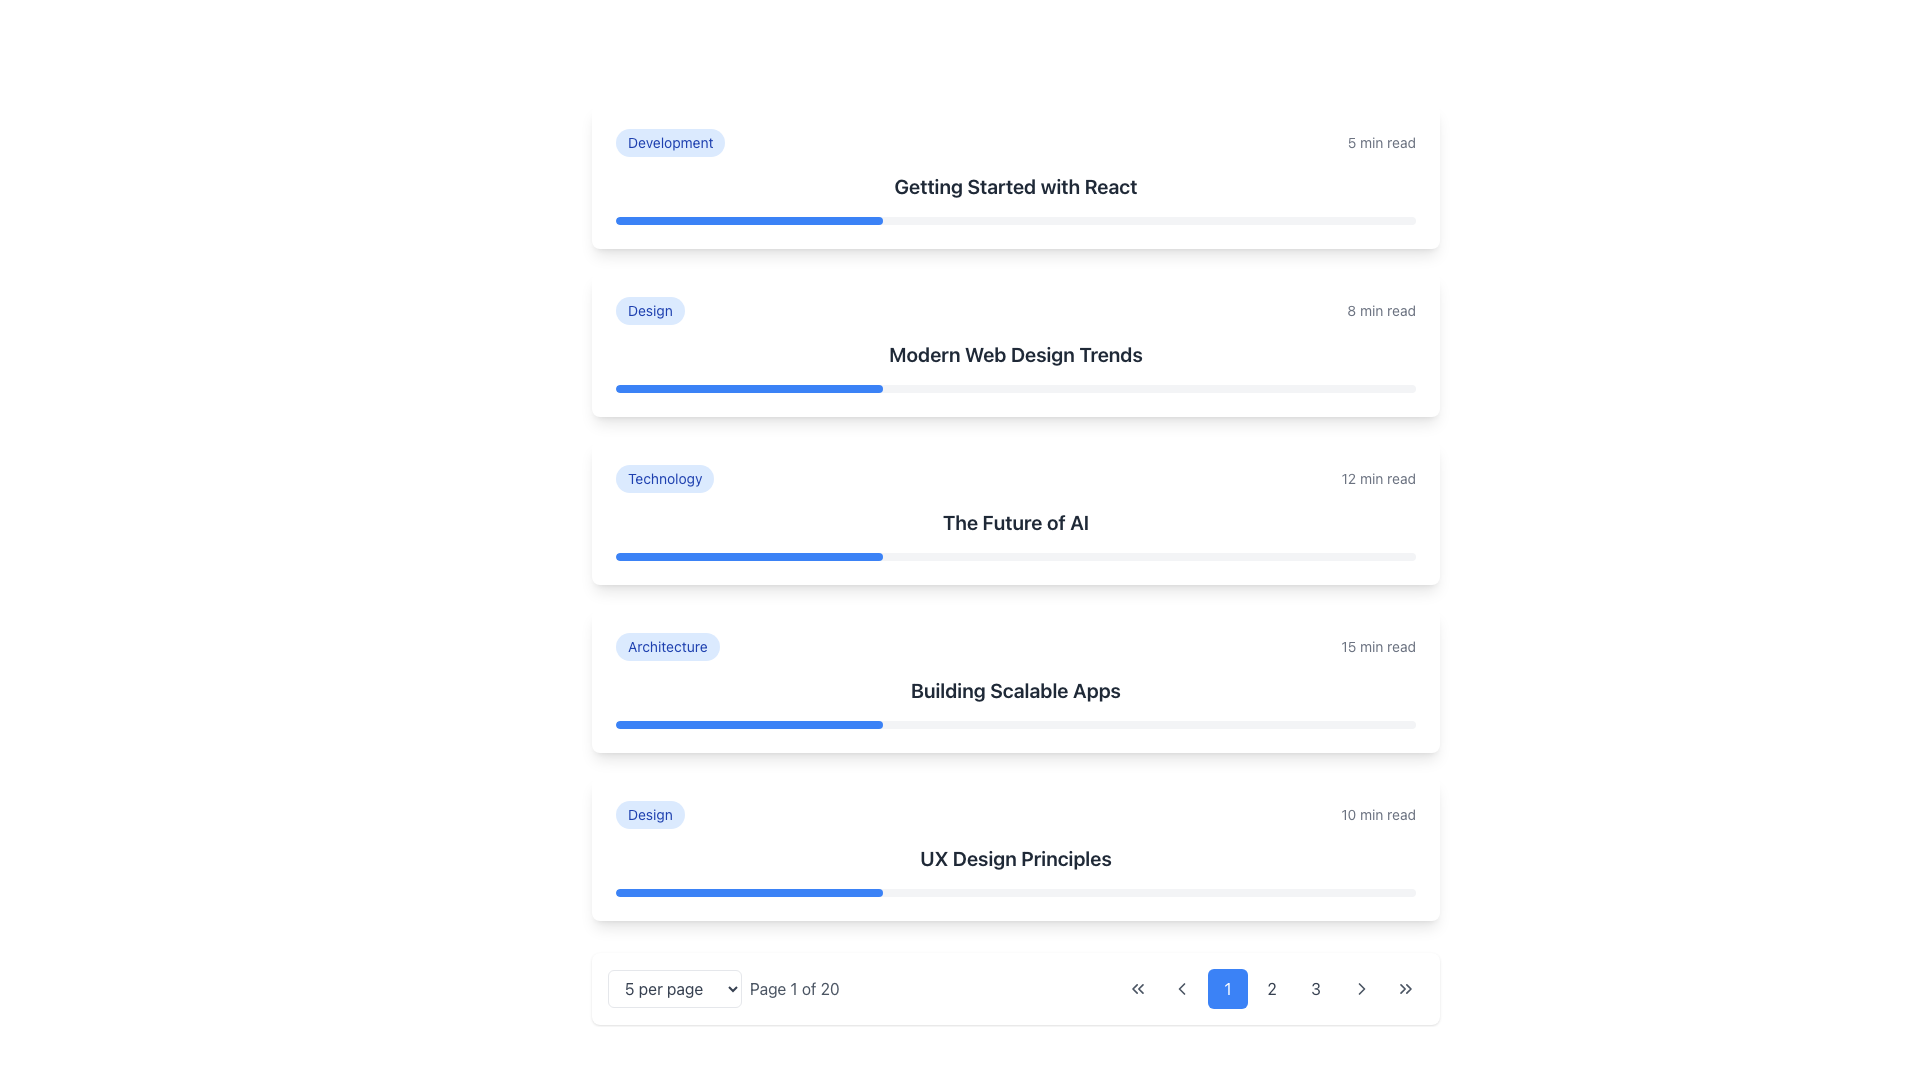 The width and height of the screenshot is (1920, 1080). What do you see at coordinates (1016, 522) in the screenshot?
I see `the text component displaying 'The Future of AI', which is styled in large bold font and is centrally positioned within the card layout` at bounding box center [1016, 522].